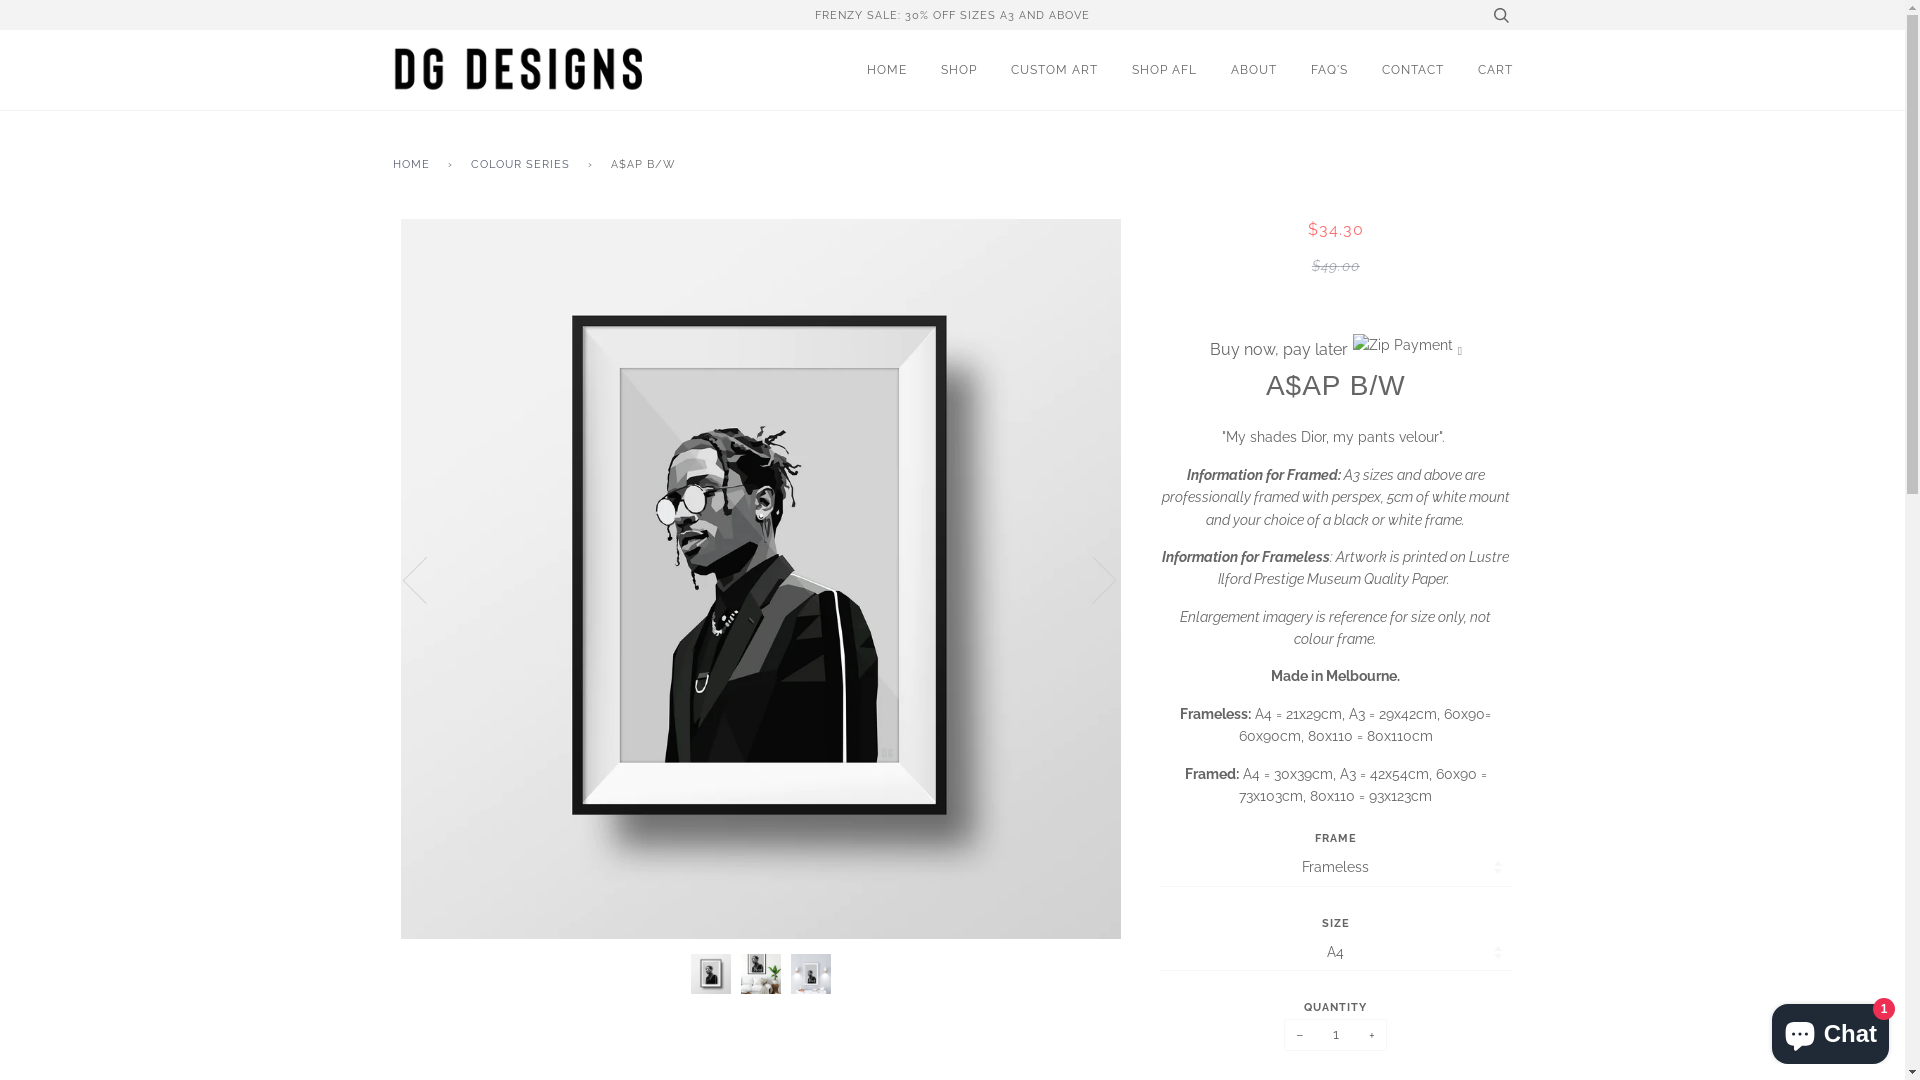 The height and width of the screenshot is (1080, 1920). I want to click on 'COLOUR SERIES', so click(523, 164).